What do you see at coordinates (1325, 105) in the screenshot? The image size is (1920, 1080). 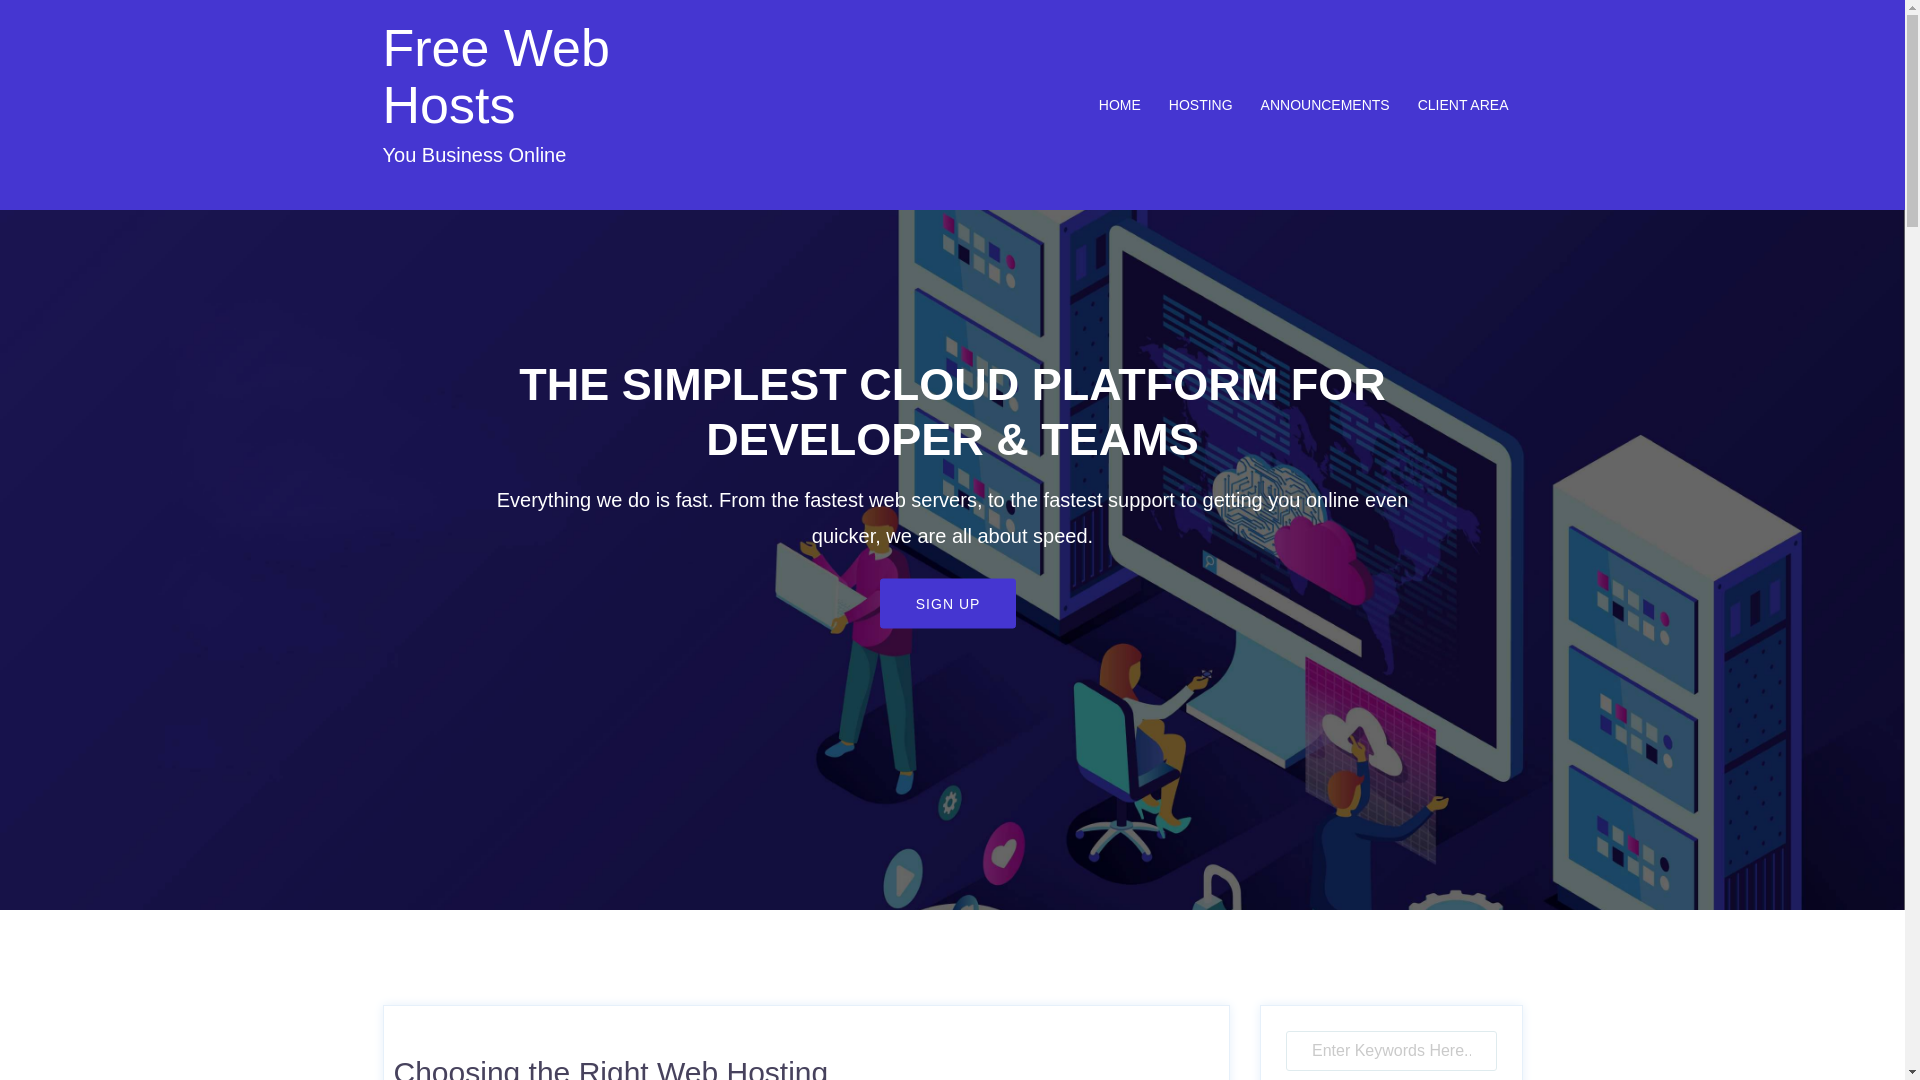 I see `'ANNOUNCEMENTS'` at bounding box center [1325, 105].